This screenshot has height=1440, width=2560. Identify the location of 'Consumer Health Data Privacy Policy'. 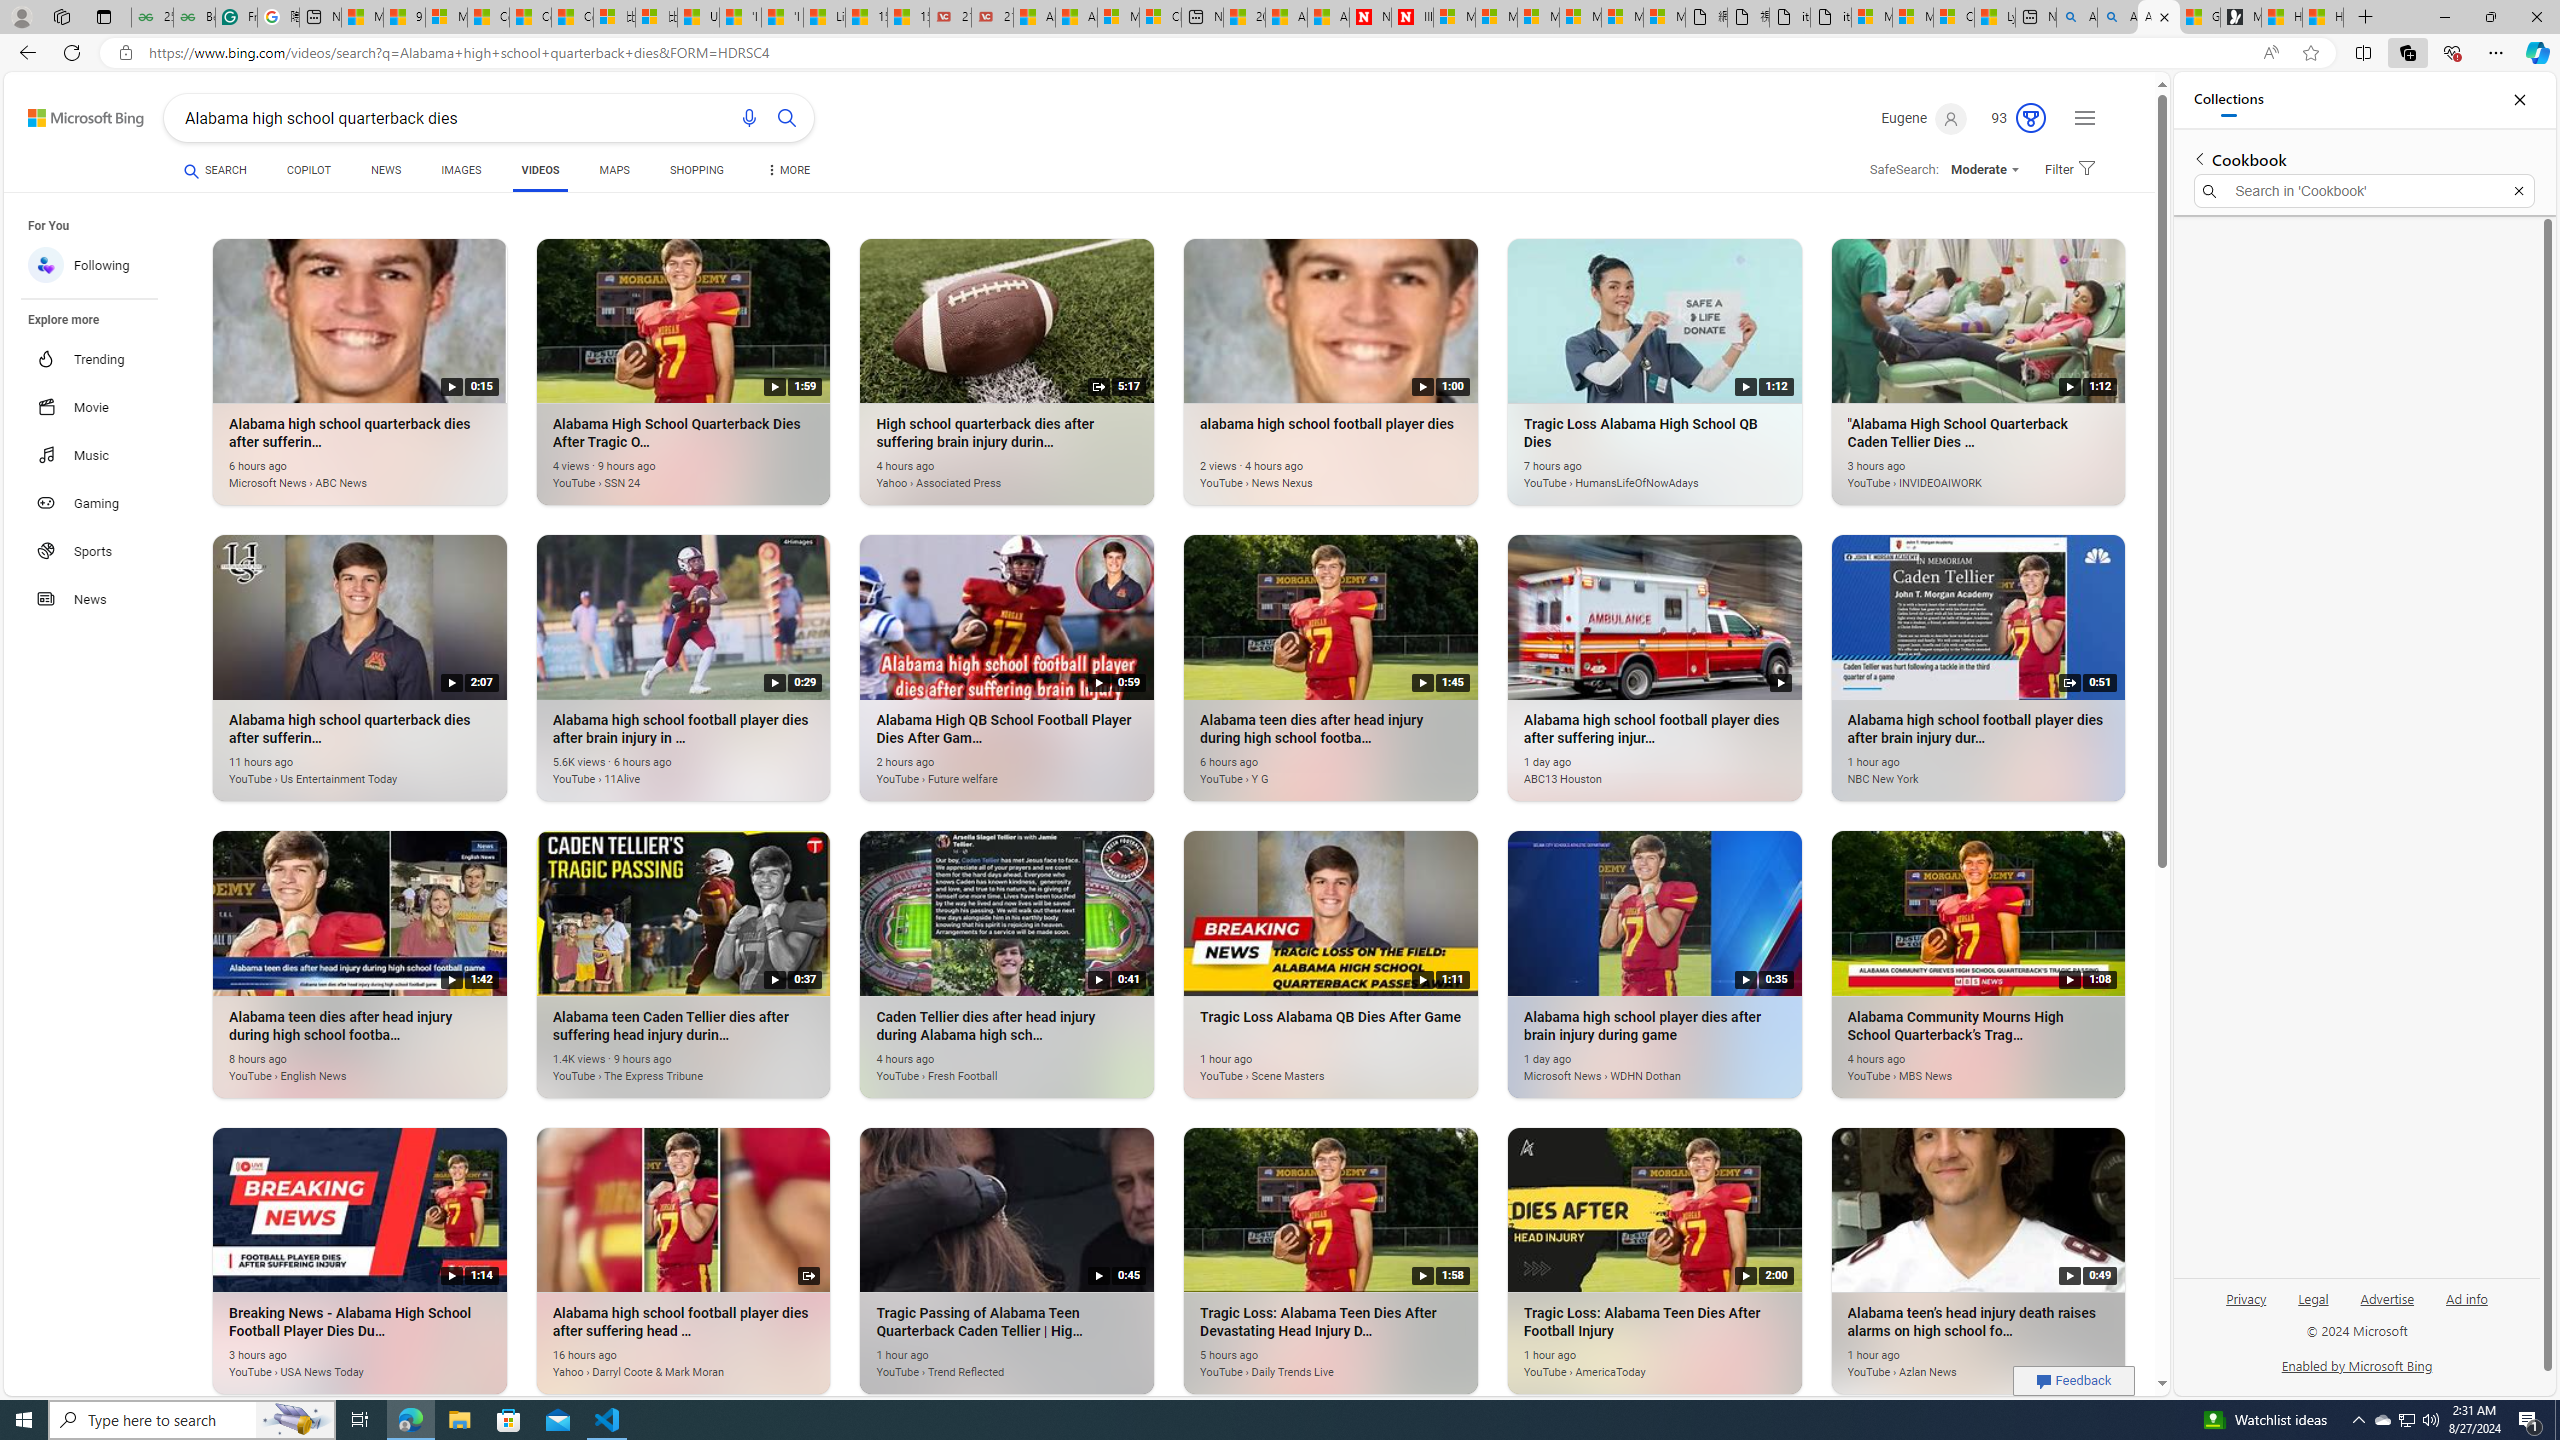
(1953, 16).